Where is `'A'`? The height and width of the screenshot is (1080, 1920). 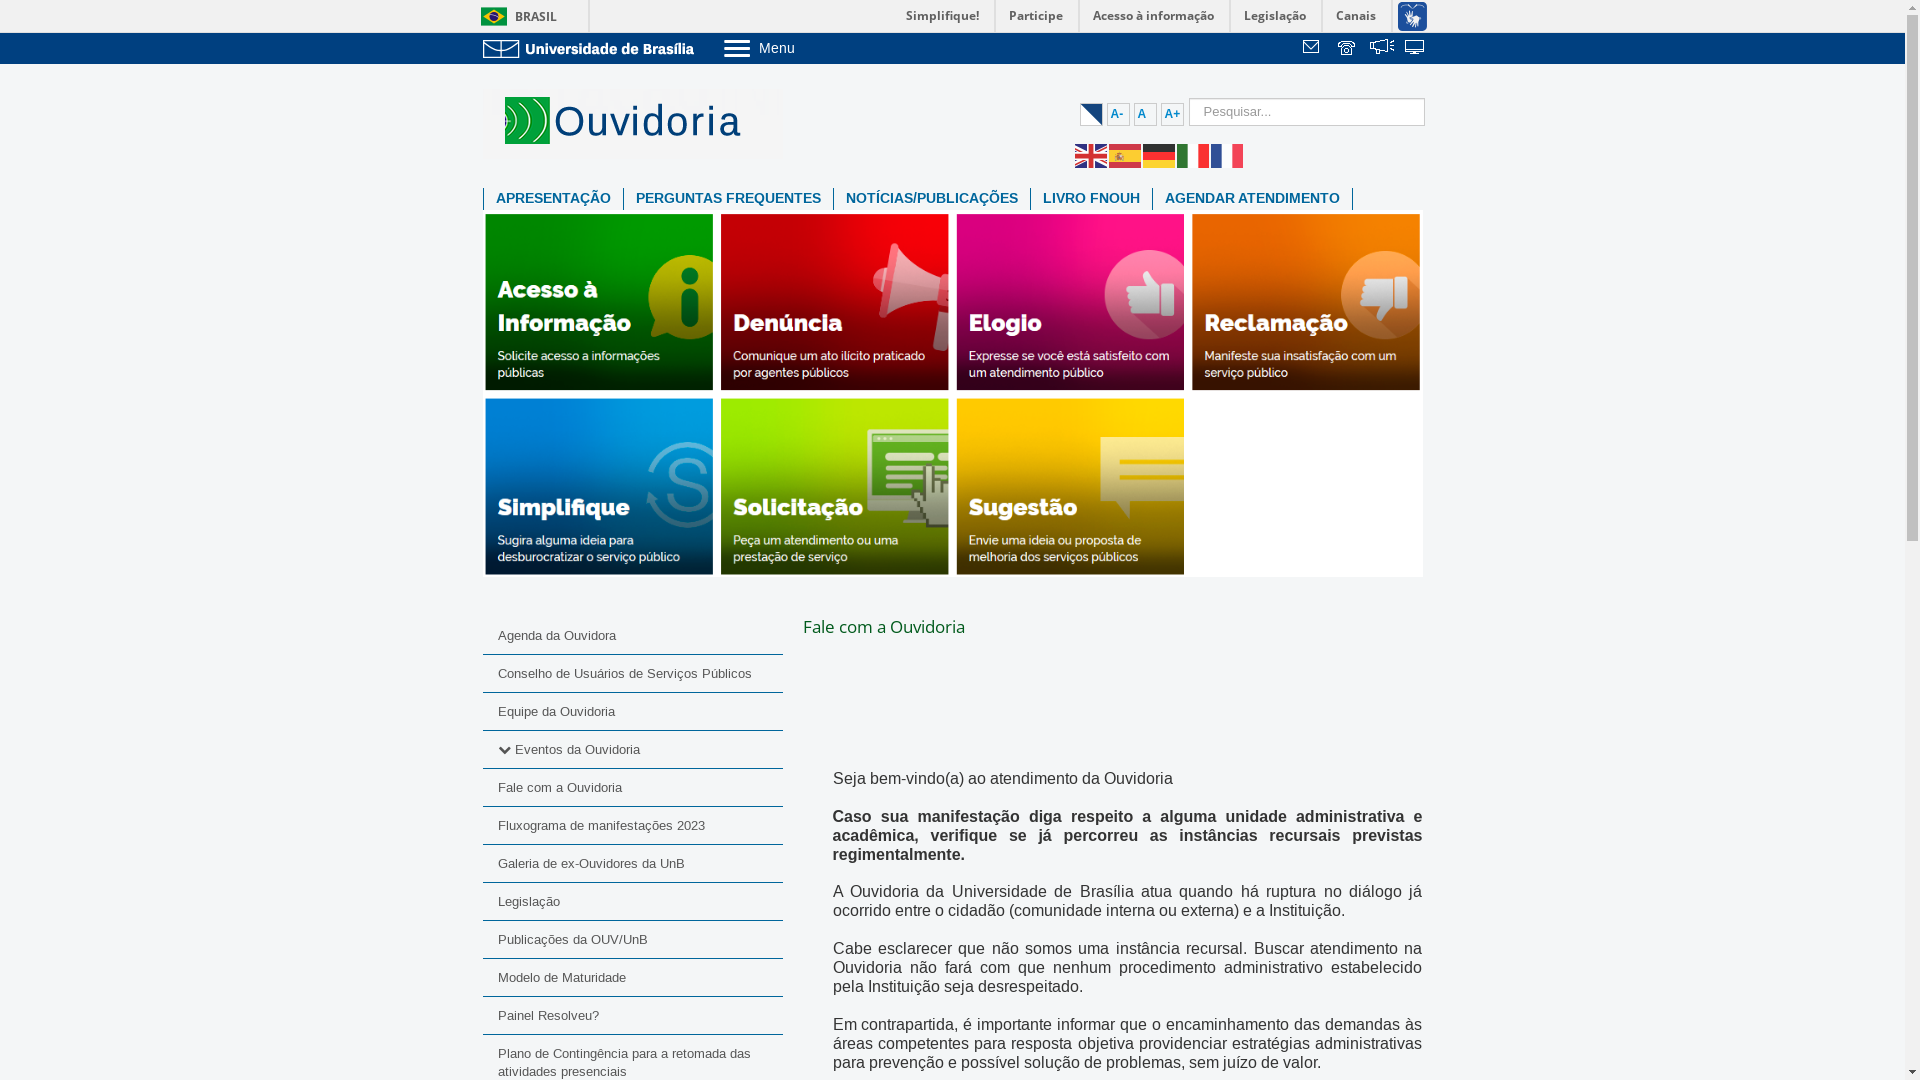
'A' is located at coordinates (1133, 114).